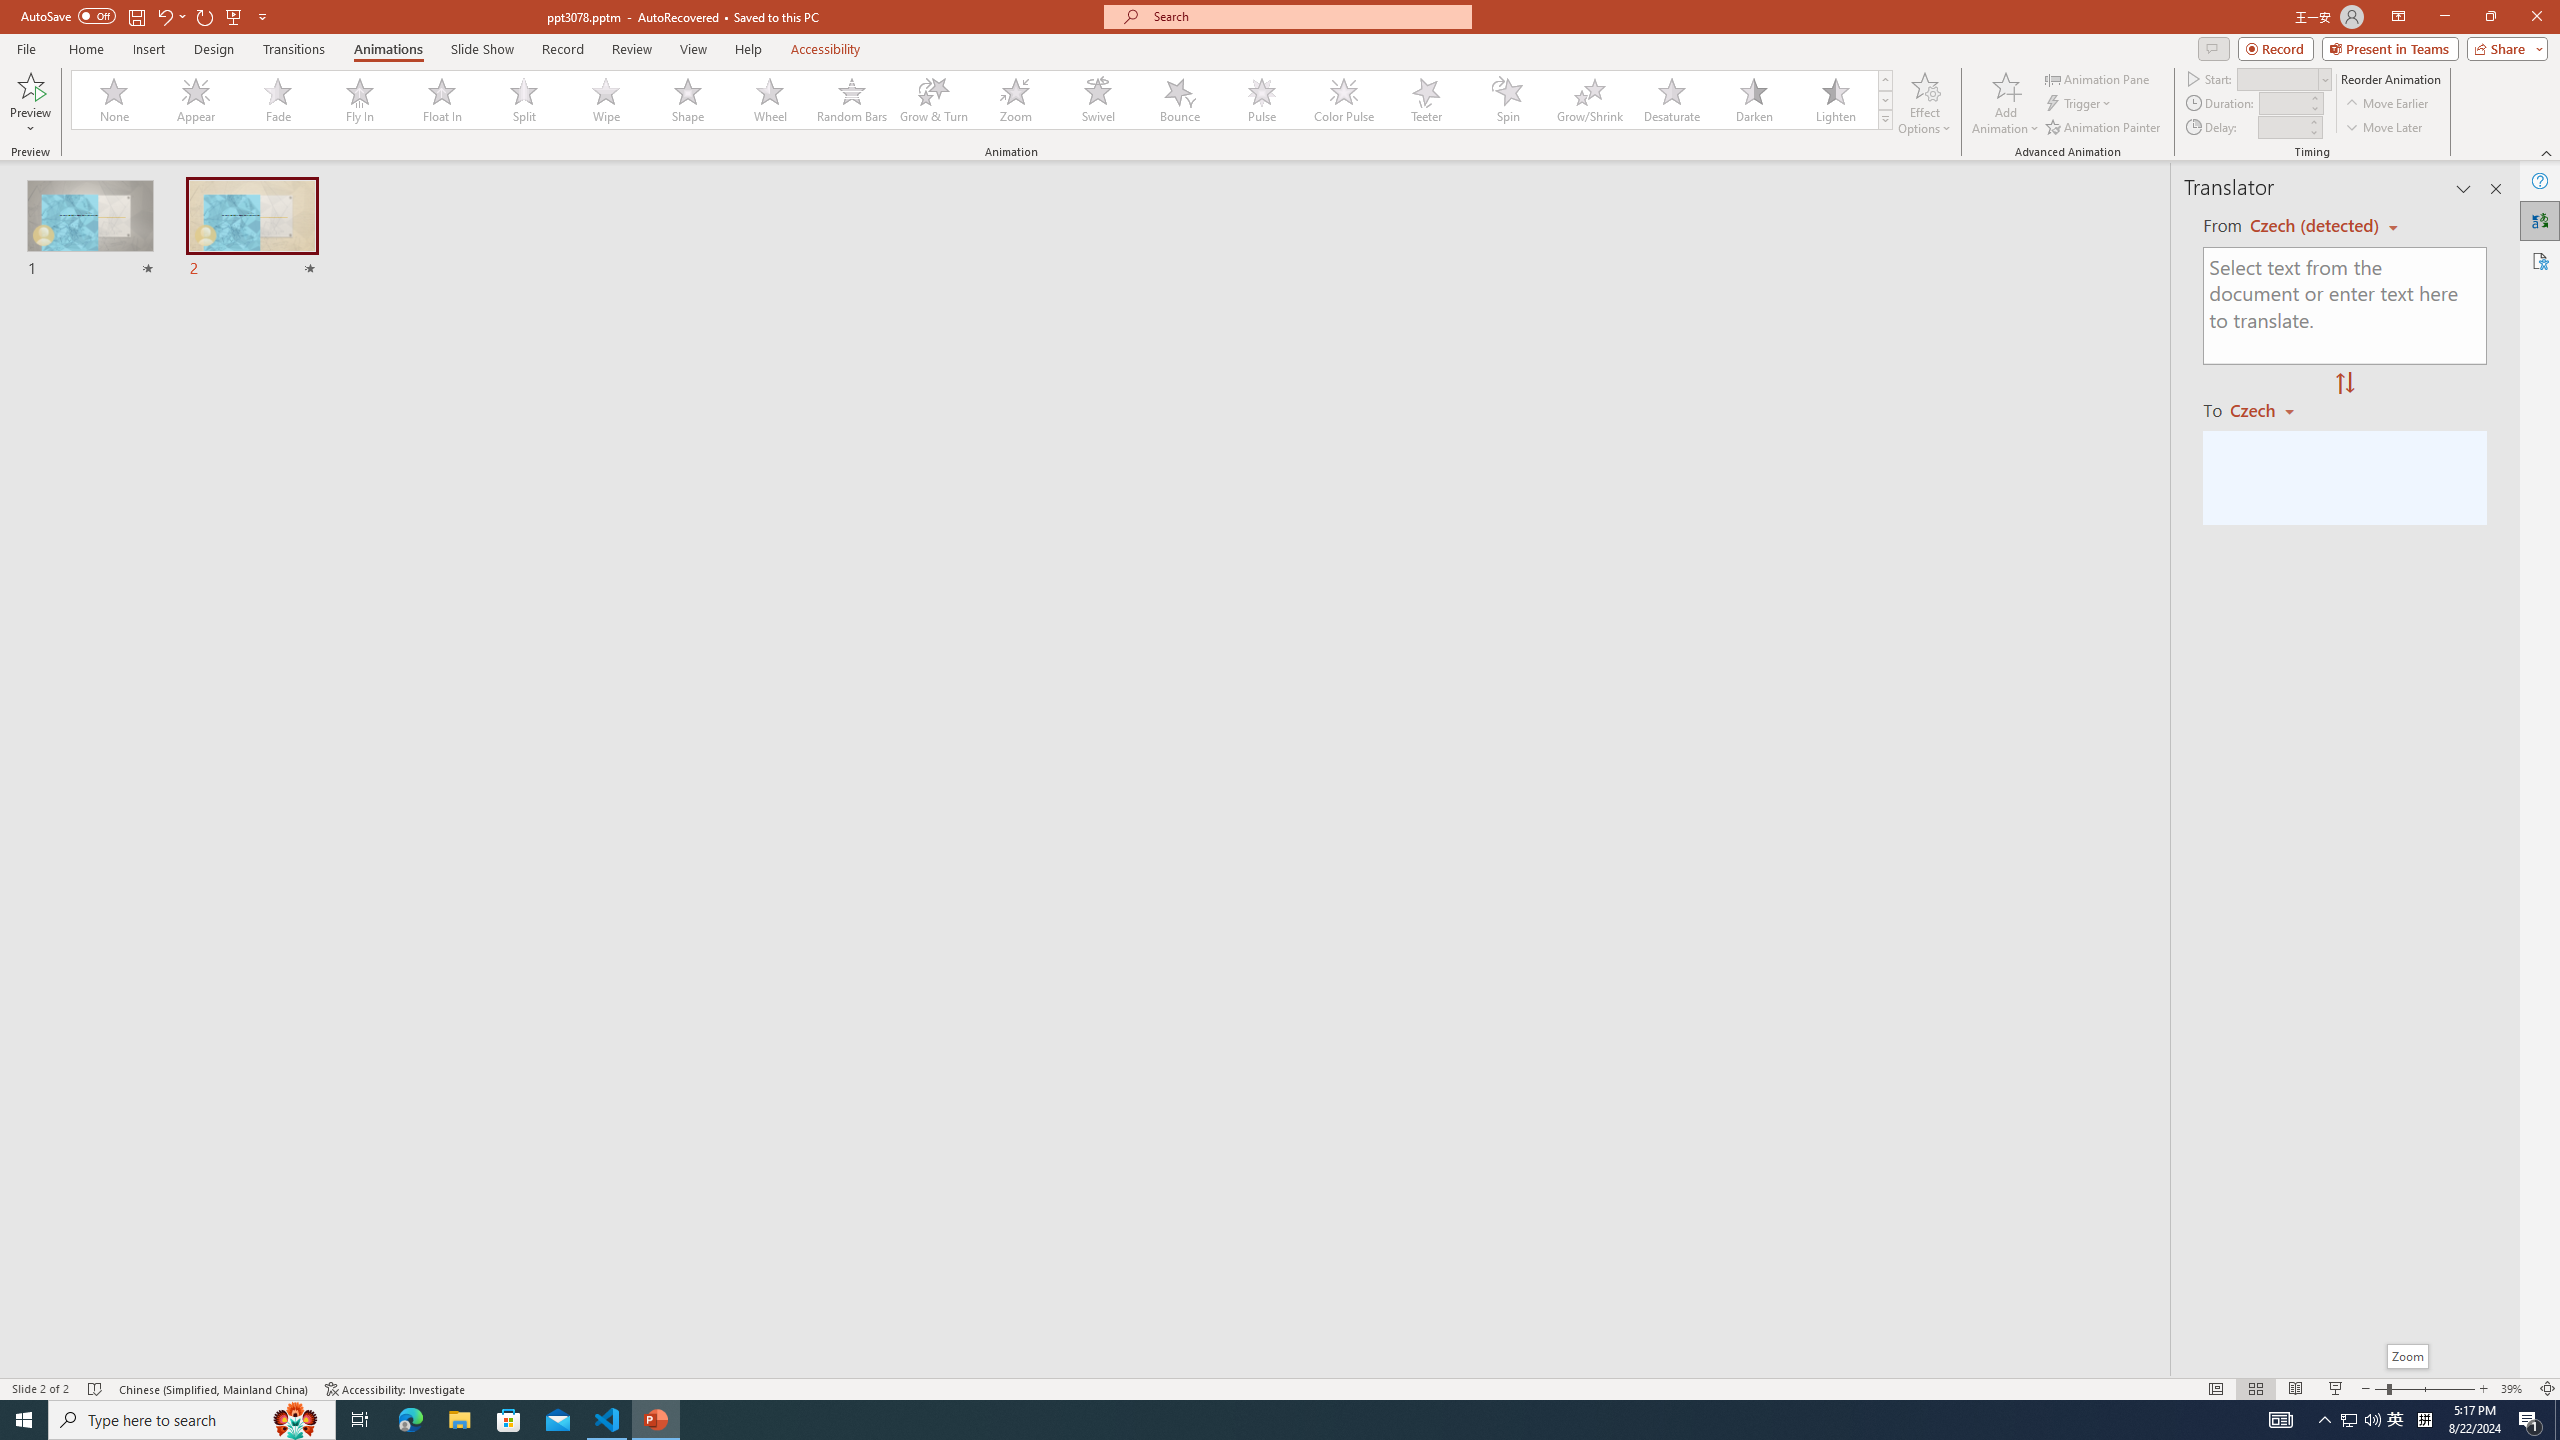 The width and height of the screenshot is (2560, 1440). Describe the element at coordinates (2515, 1389) in the screenshot. I see `'Zoom 39%'` at that location.